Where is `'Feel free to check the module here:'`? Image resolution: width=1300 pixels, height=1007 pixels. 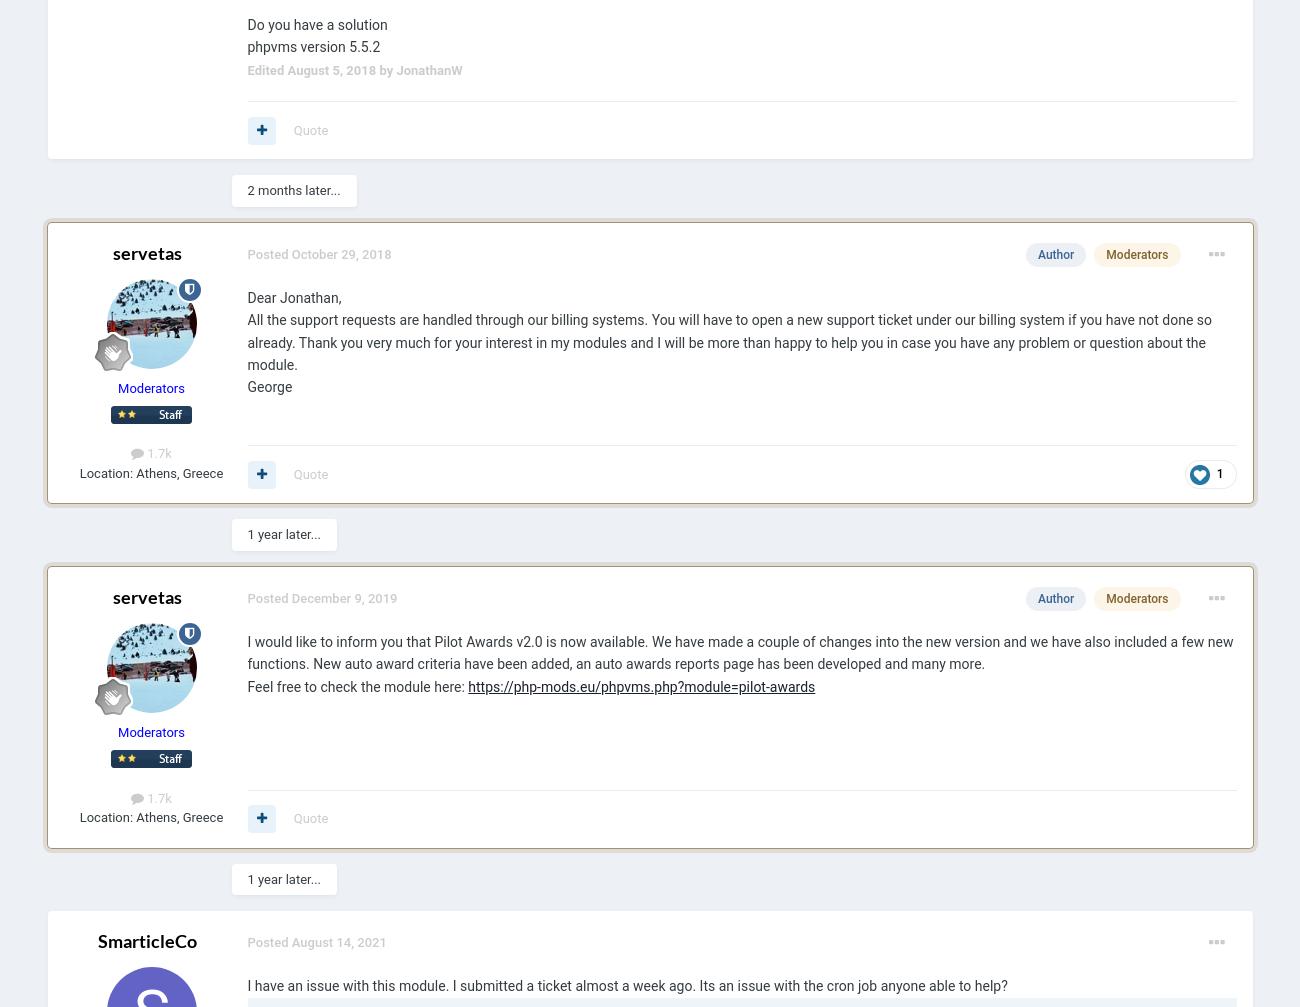
'Feel free to check the module here:' is located at coordinates (356, 684).